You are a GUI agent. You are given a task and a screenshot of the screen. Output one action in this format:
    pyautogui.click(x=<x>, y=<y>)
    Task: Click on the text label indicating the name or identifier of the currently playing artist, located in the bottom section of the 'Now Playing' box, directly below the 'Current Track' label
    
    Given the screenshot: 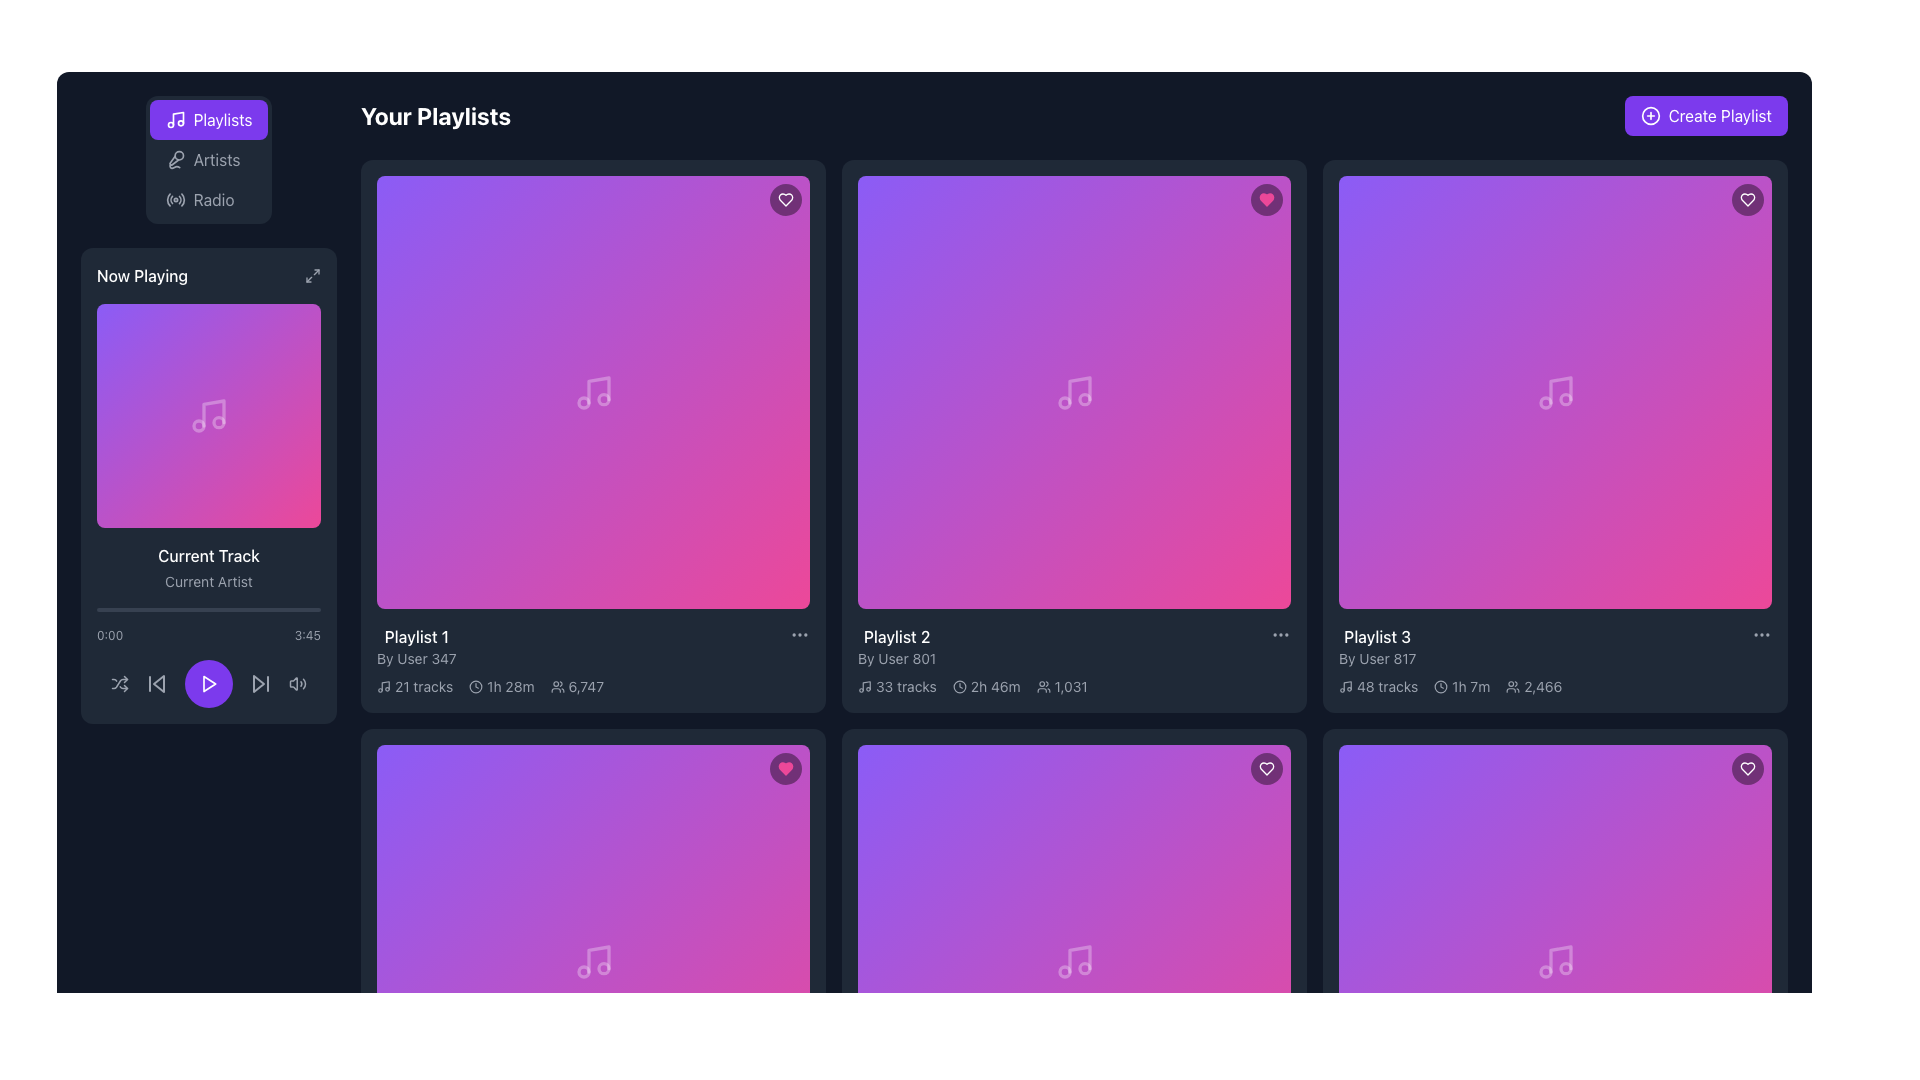 What is the action you would take?
    pyautogui.click(x=209, y=582)
    